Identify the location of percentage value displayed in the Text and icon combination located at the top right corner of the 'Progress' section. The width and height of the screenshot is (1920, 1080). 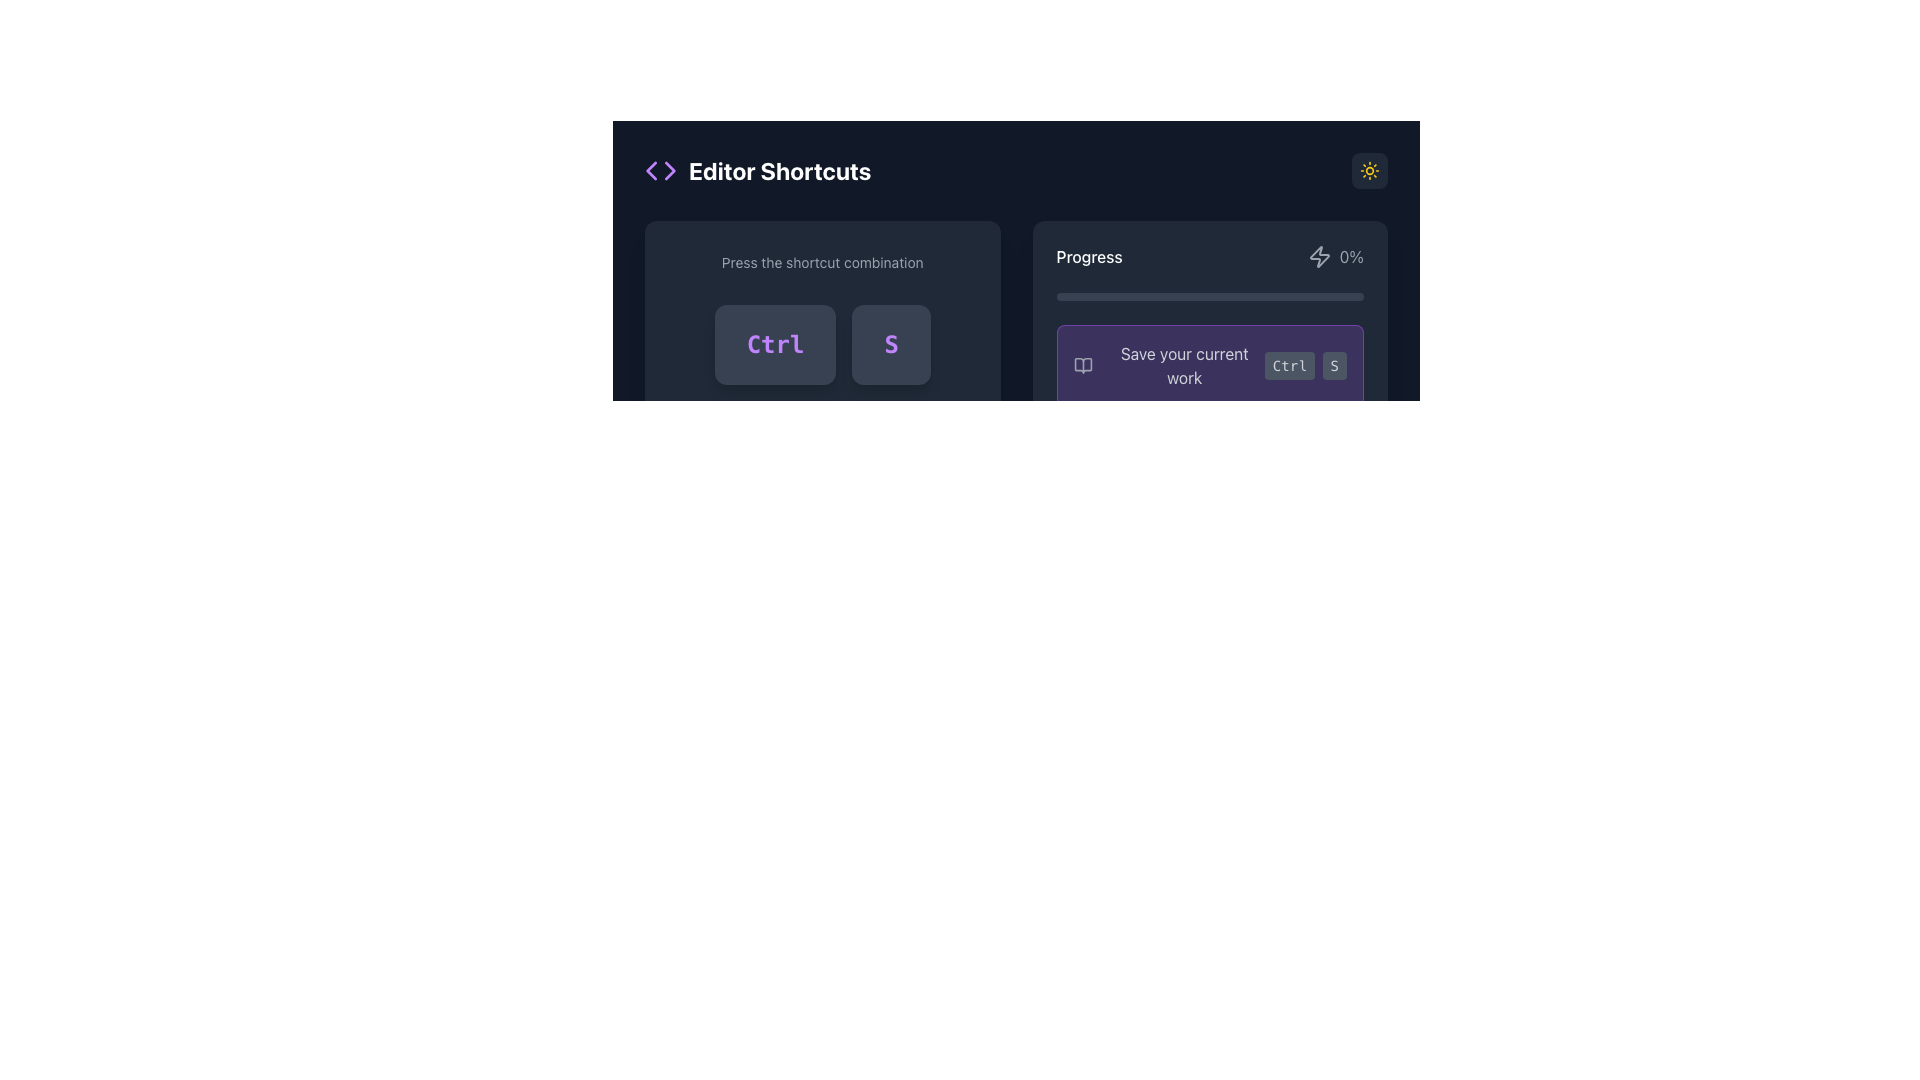
(1335, 256).